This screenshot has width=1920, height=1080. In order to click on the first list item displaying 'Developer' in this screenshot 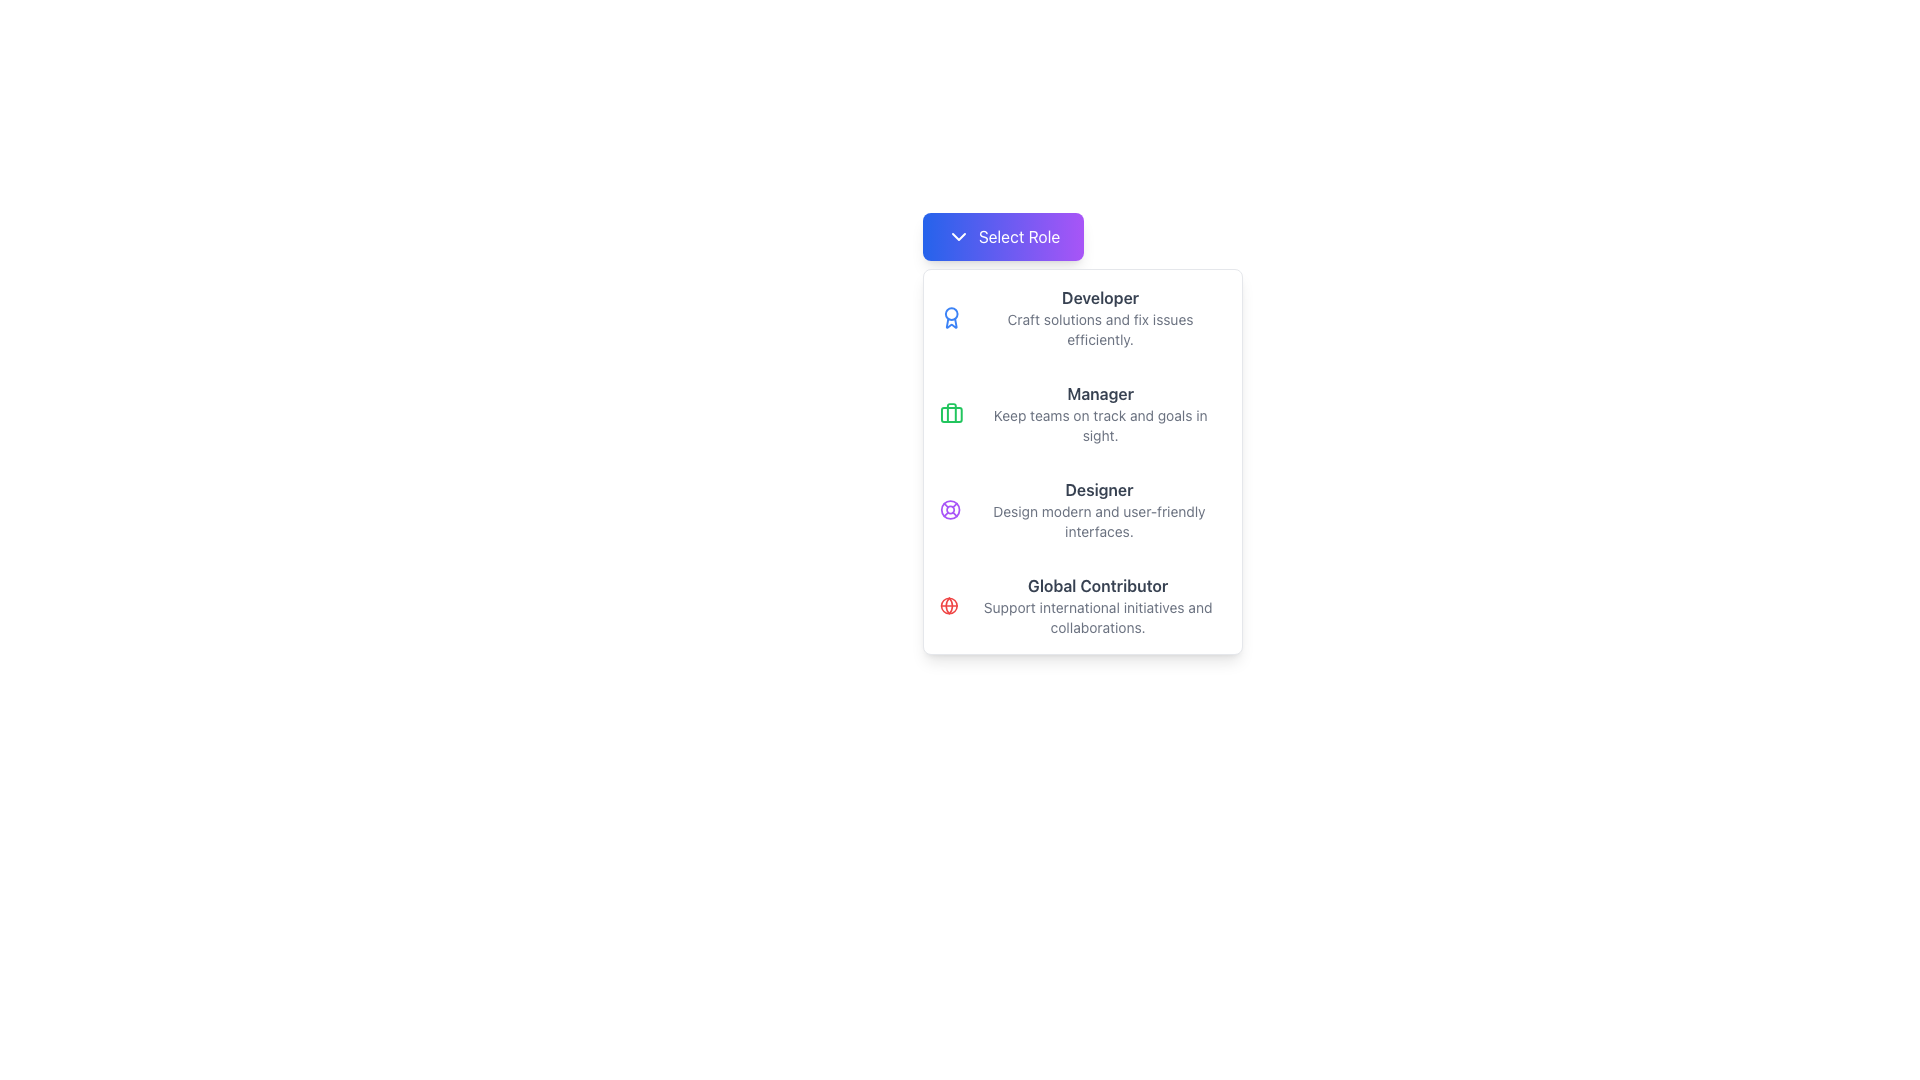, I will do `click(1099, 316)`.